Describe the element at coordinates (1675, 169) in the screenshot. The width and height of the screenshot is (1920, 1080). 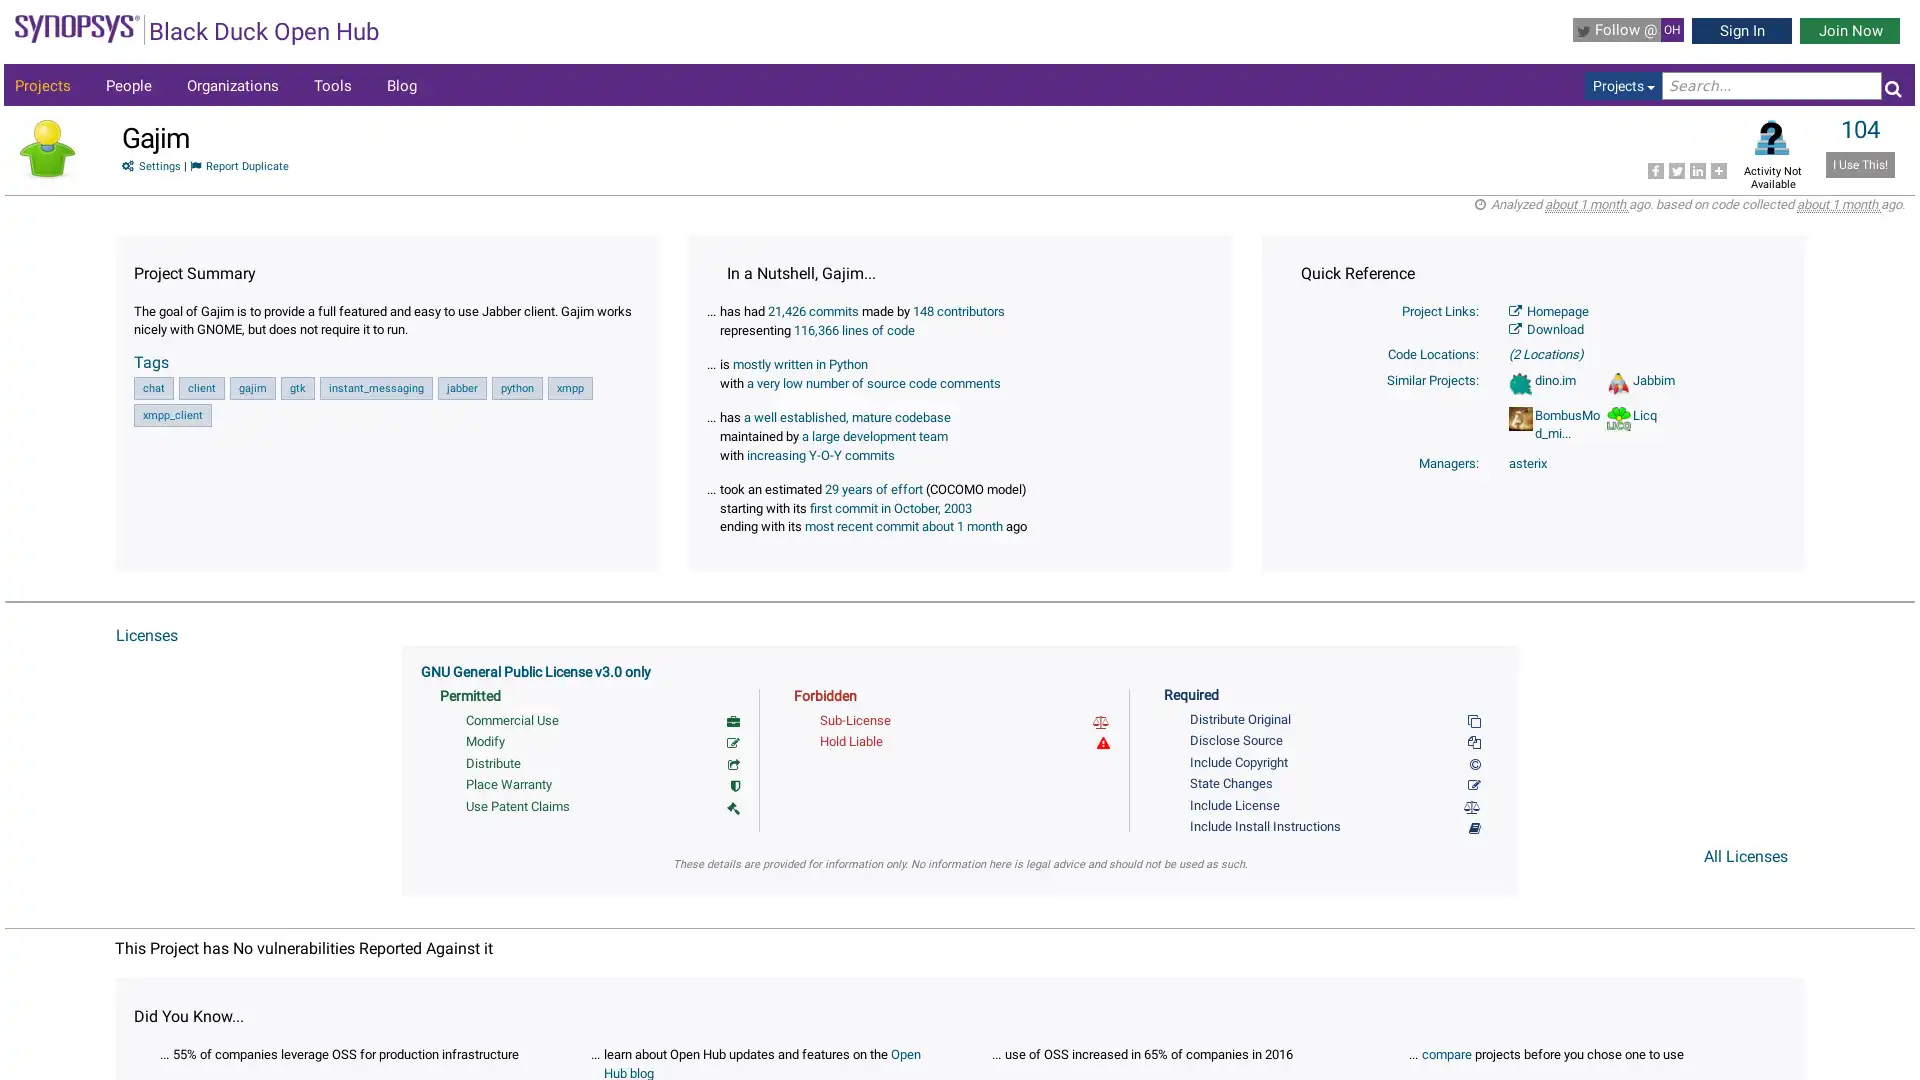
I see `Share to Twitter` at that location.